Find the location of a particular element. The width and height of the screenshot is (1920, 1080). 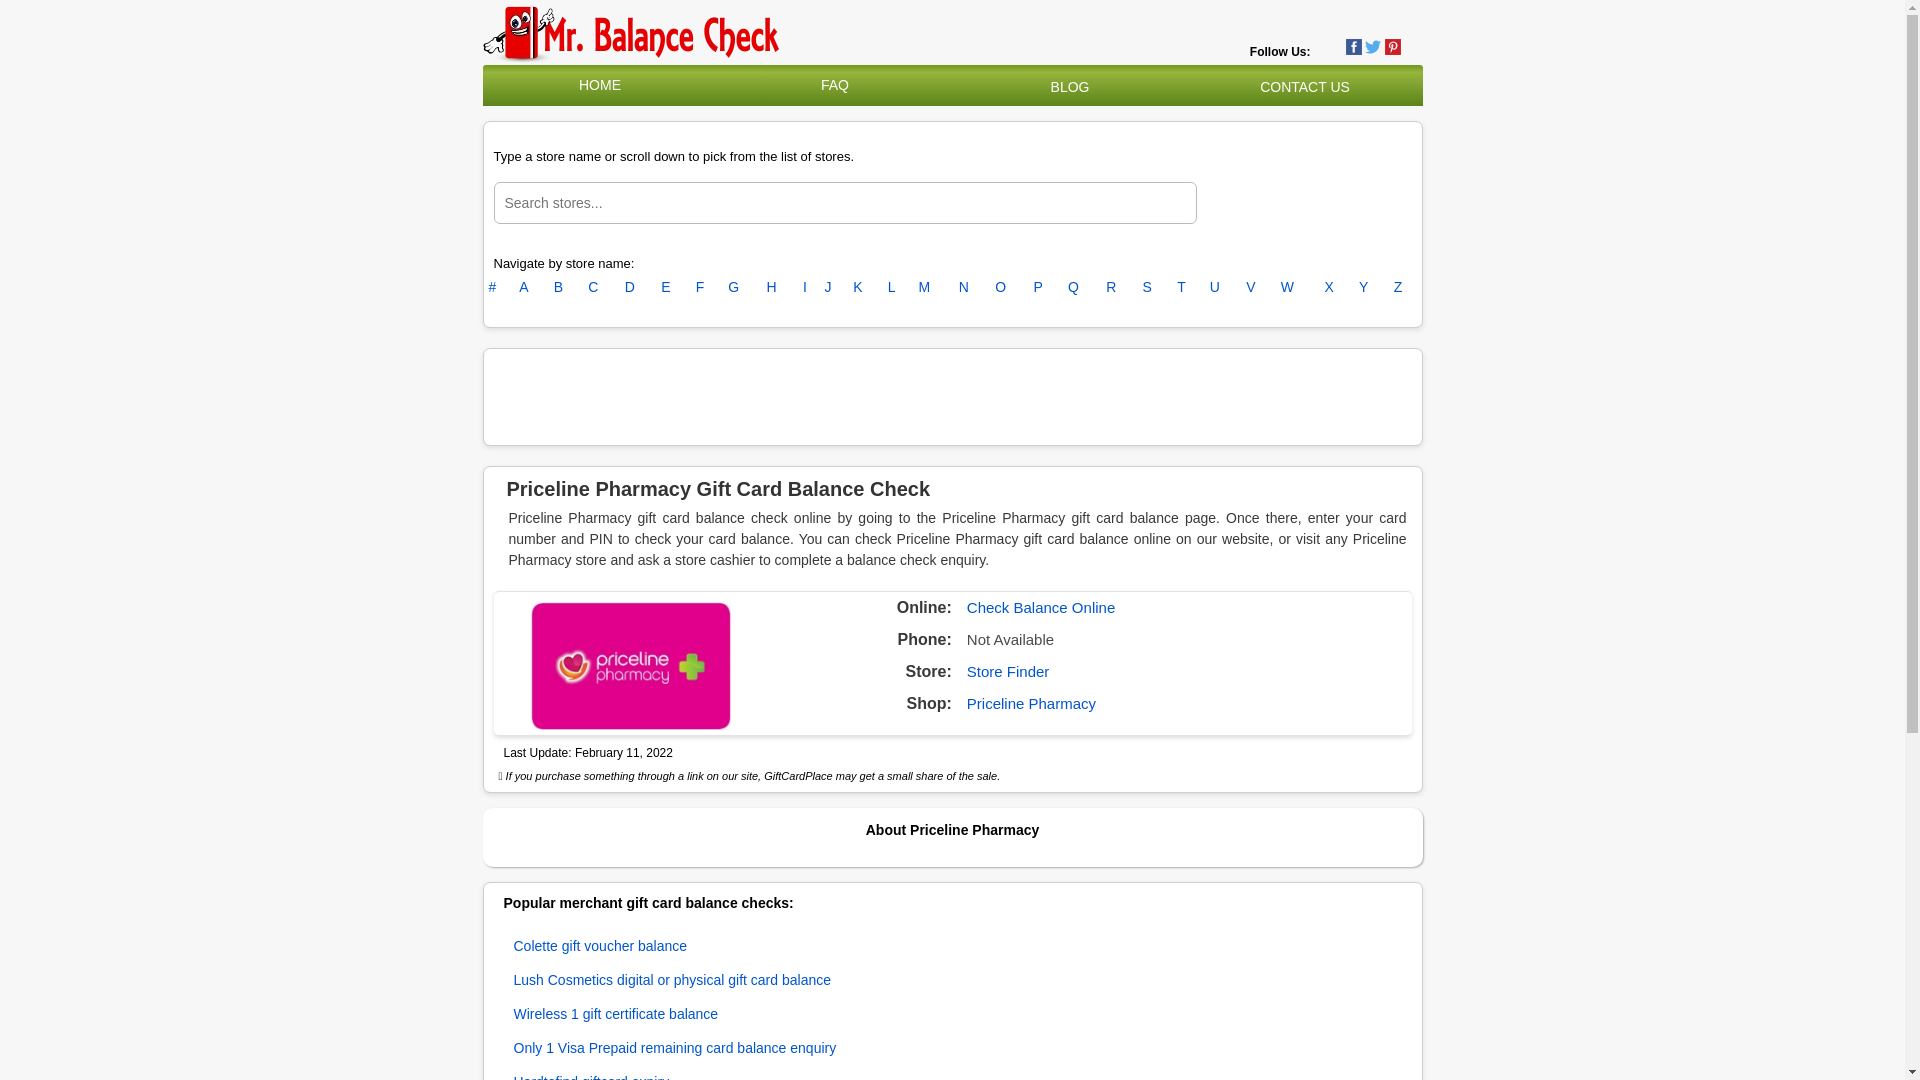

'X' is located at coordinates (1329, 286).